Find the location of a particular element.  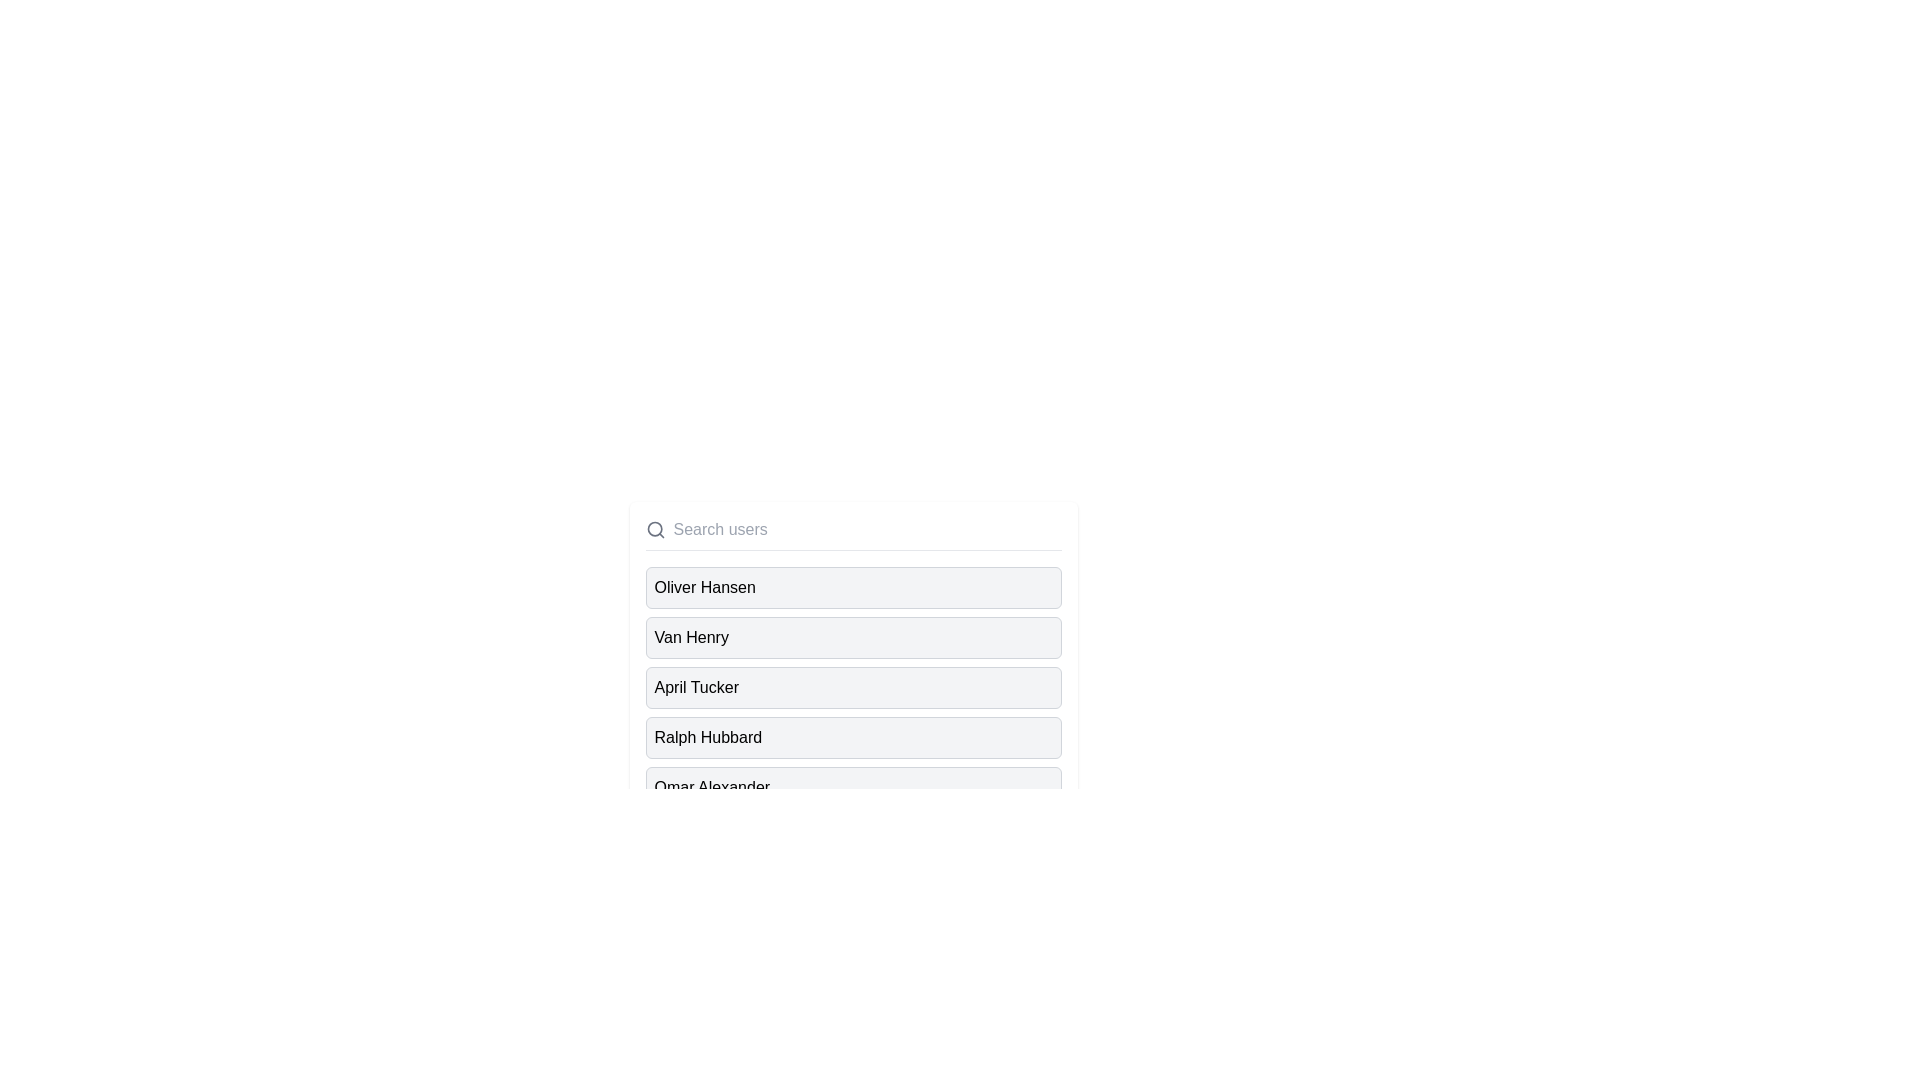

the first list item entry labeled 'Oliver Hansen' in the vertically stacked list is located at coordinates (853, 586).